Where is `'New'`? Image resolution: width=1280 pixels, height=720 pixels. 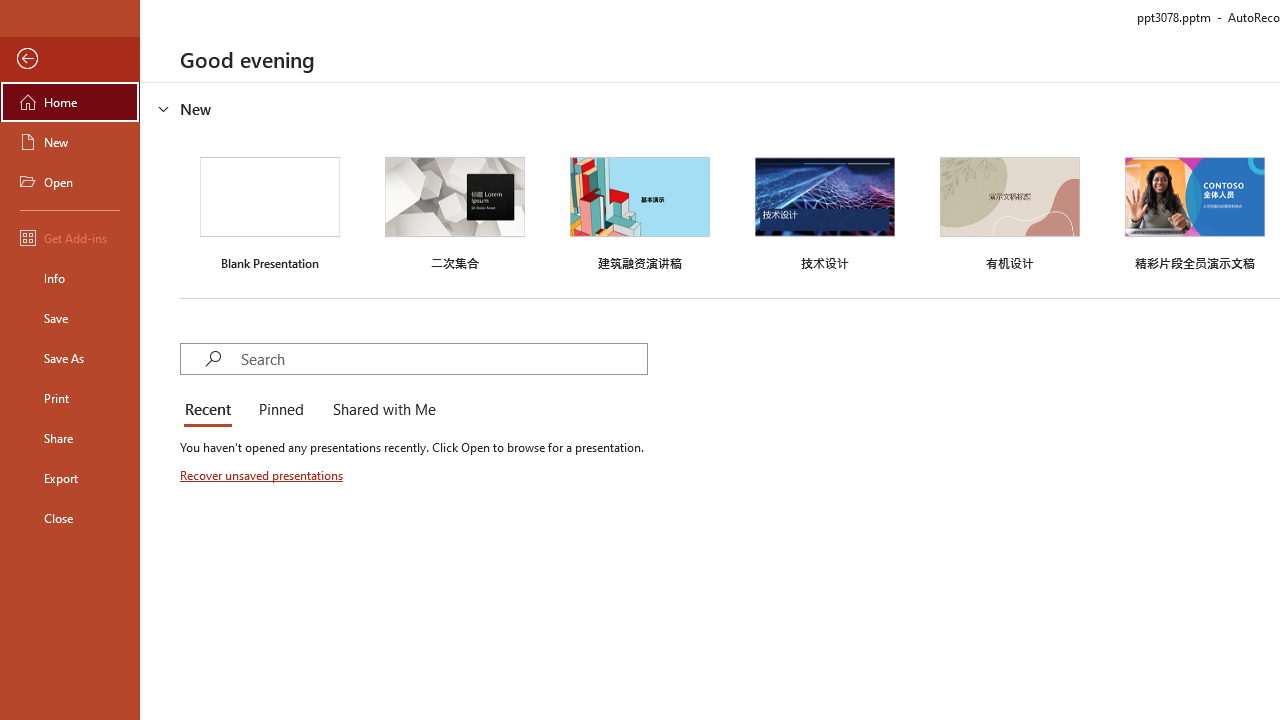
'New' is located at coordinates (69, 140).